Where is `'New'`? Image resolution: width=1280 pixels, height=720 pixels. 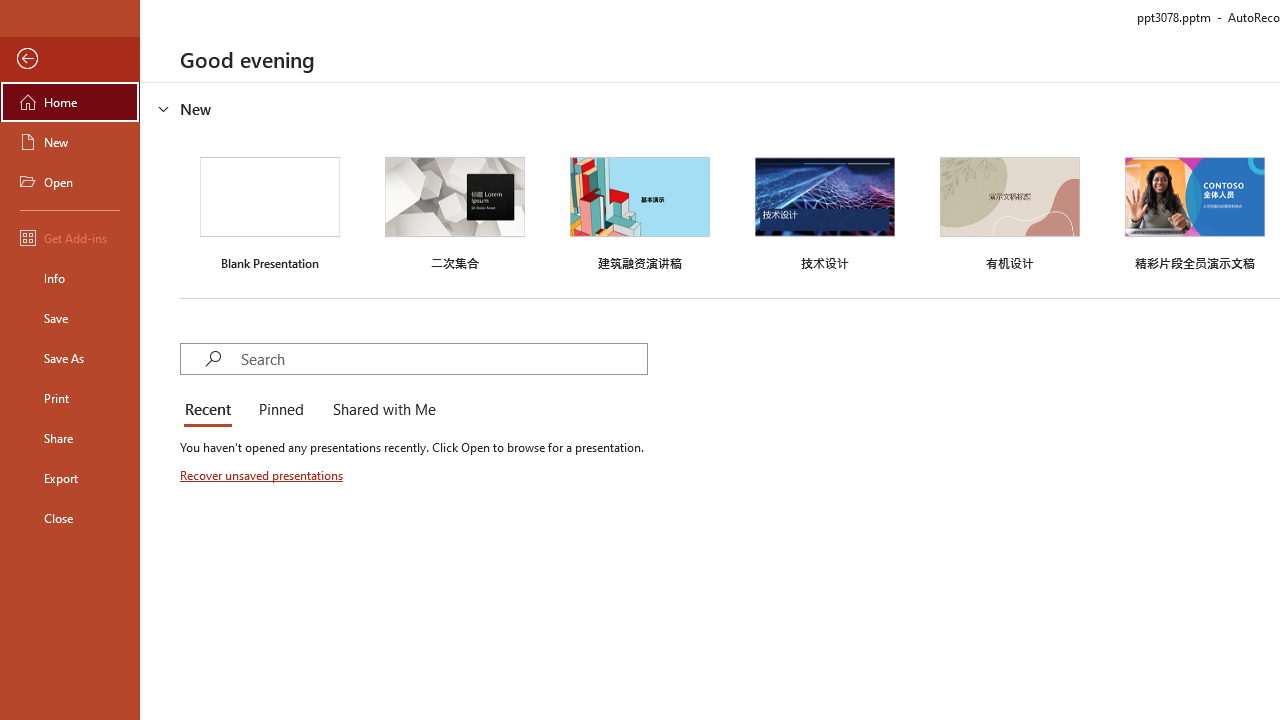
'New' is located at coordinates (69, 140).